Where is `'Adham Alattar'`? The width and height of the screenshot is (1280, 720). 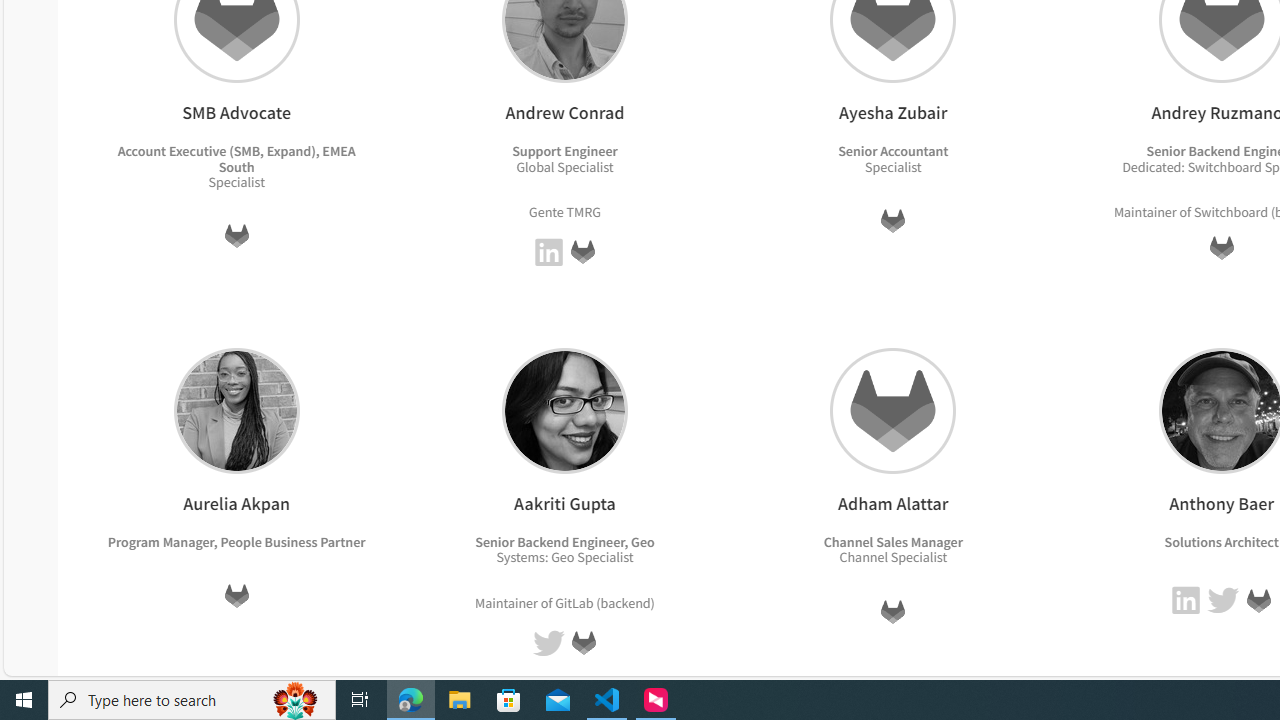
'Adham Alattar' is located at coordinates (892, 409).